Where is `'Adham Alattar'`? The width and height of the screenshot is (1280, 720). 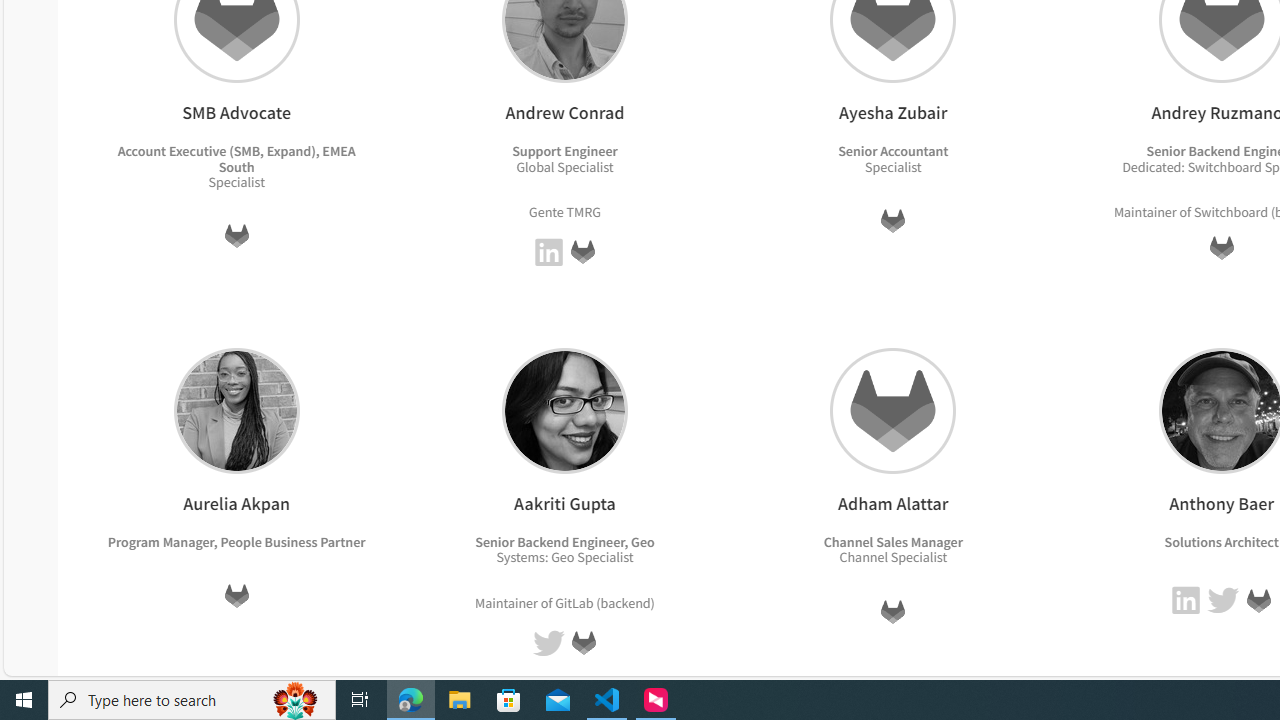
'Adham Alattar' is located at coordinates (892, 409).